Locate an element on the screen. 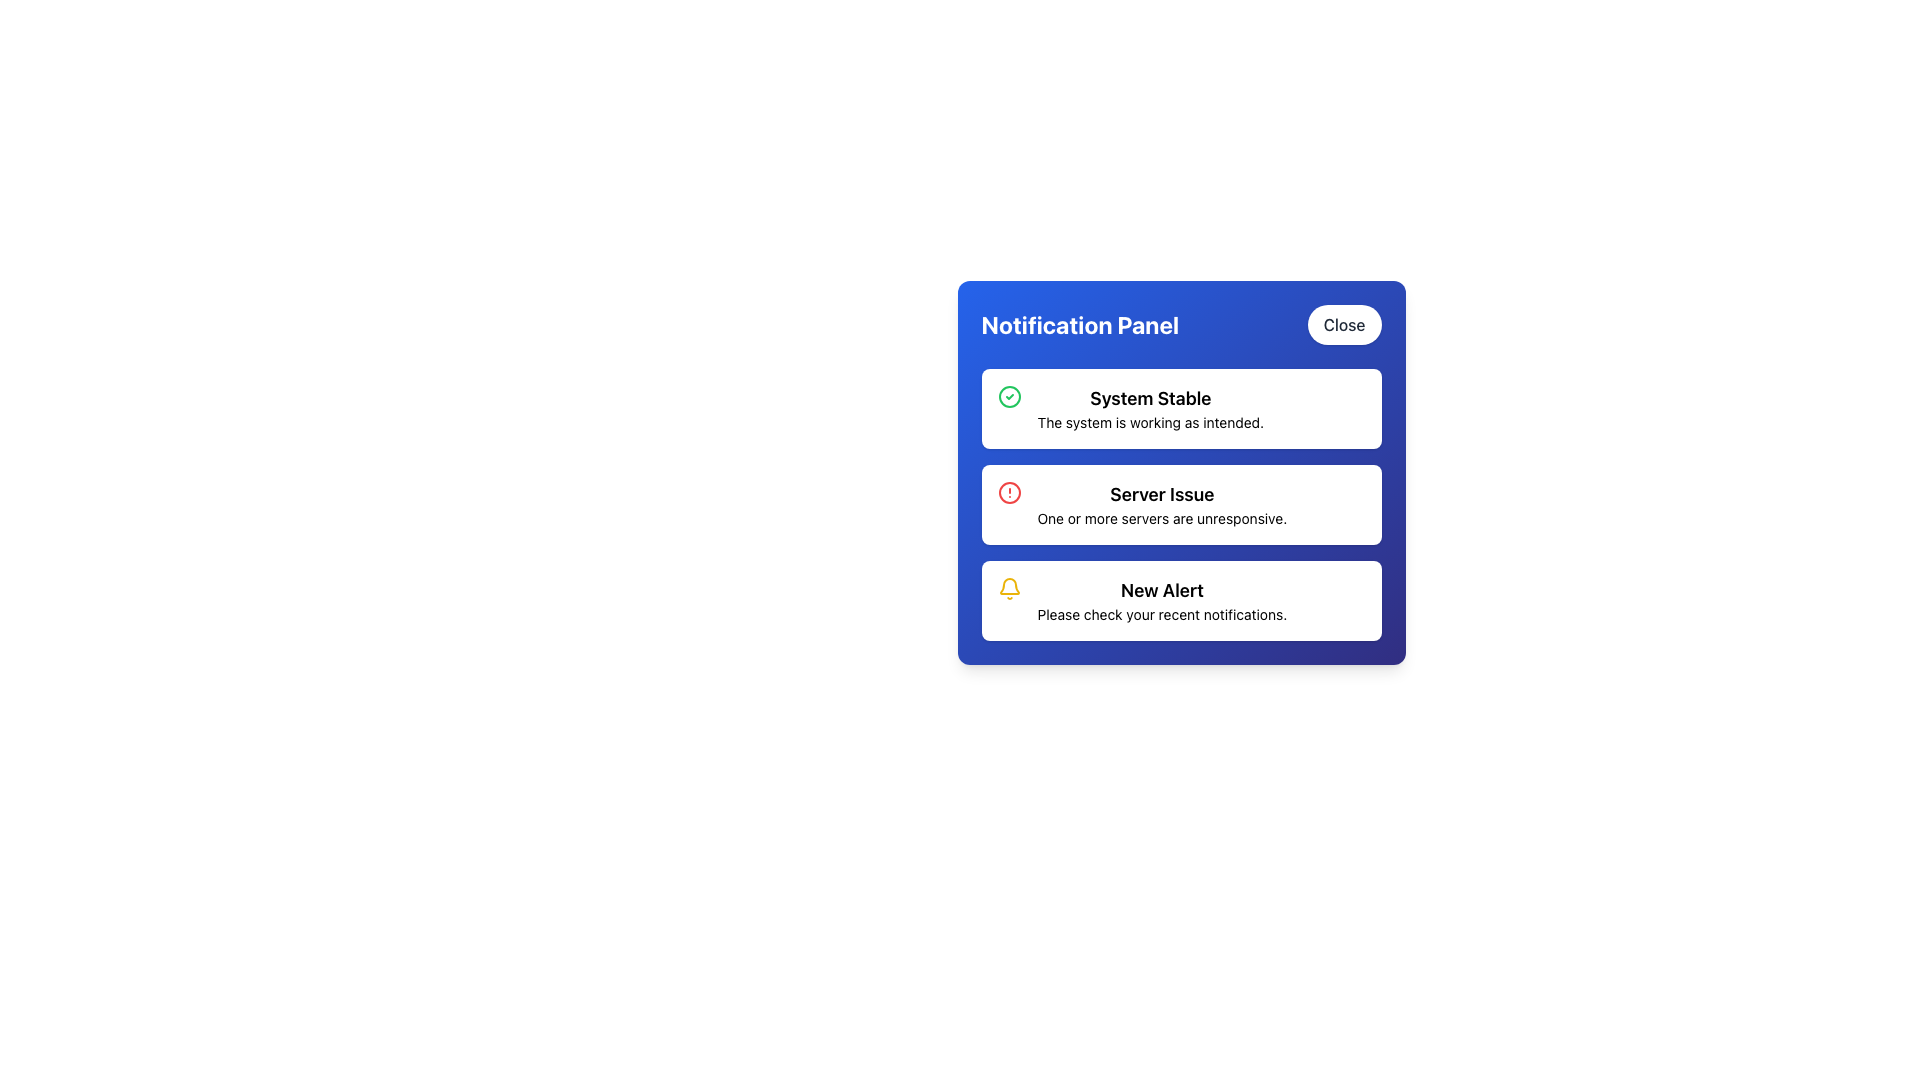 The height and width of the screenshot is (1080, 1920). the server issue alert by interacting elsewhere, specifically targeting the alert icon located on the left side of the second row in the notification group, aligned with the 'Server Issue' text is located at coordinates (1009, 493).